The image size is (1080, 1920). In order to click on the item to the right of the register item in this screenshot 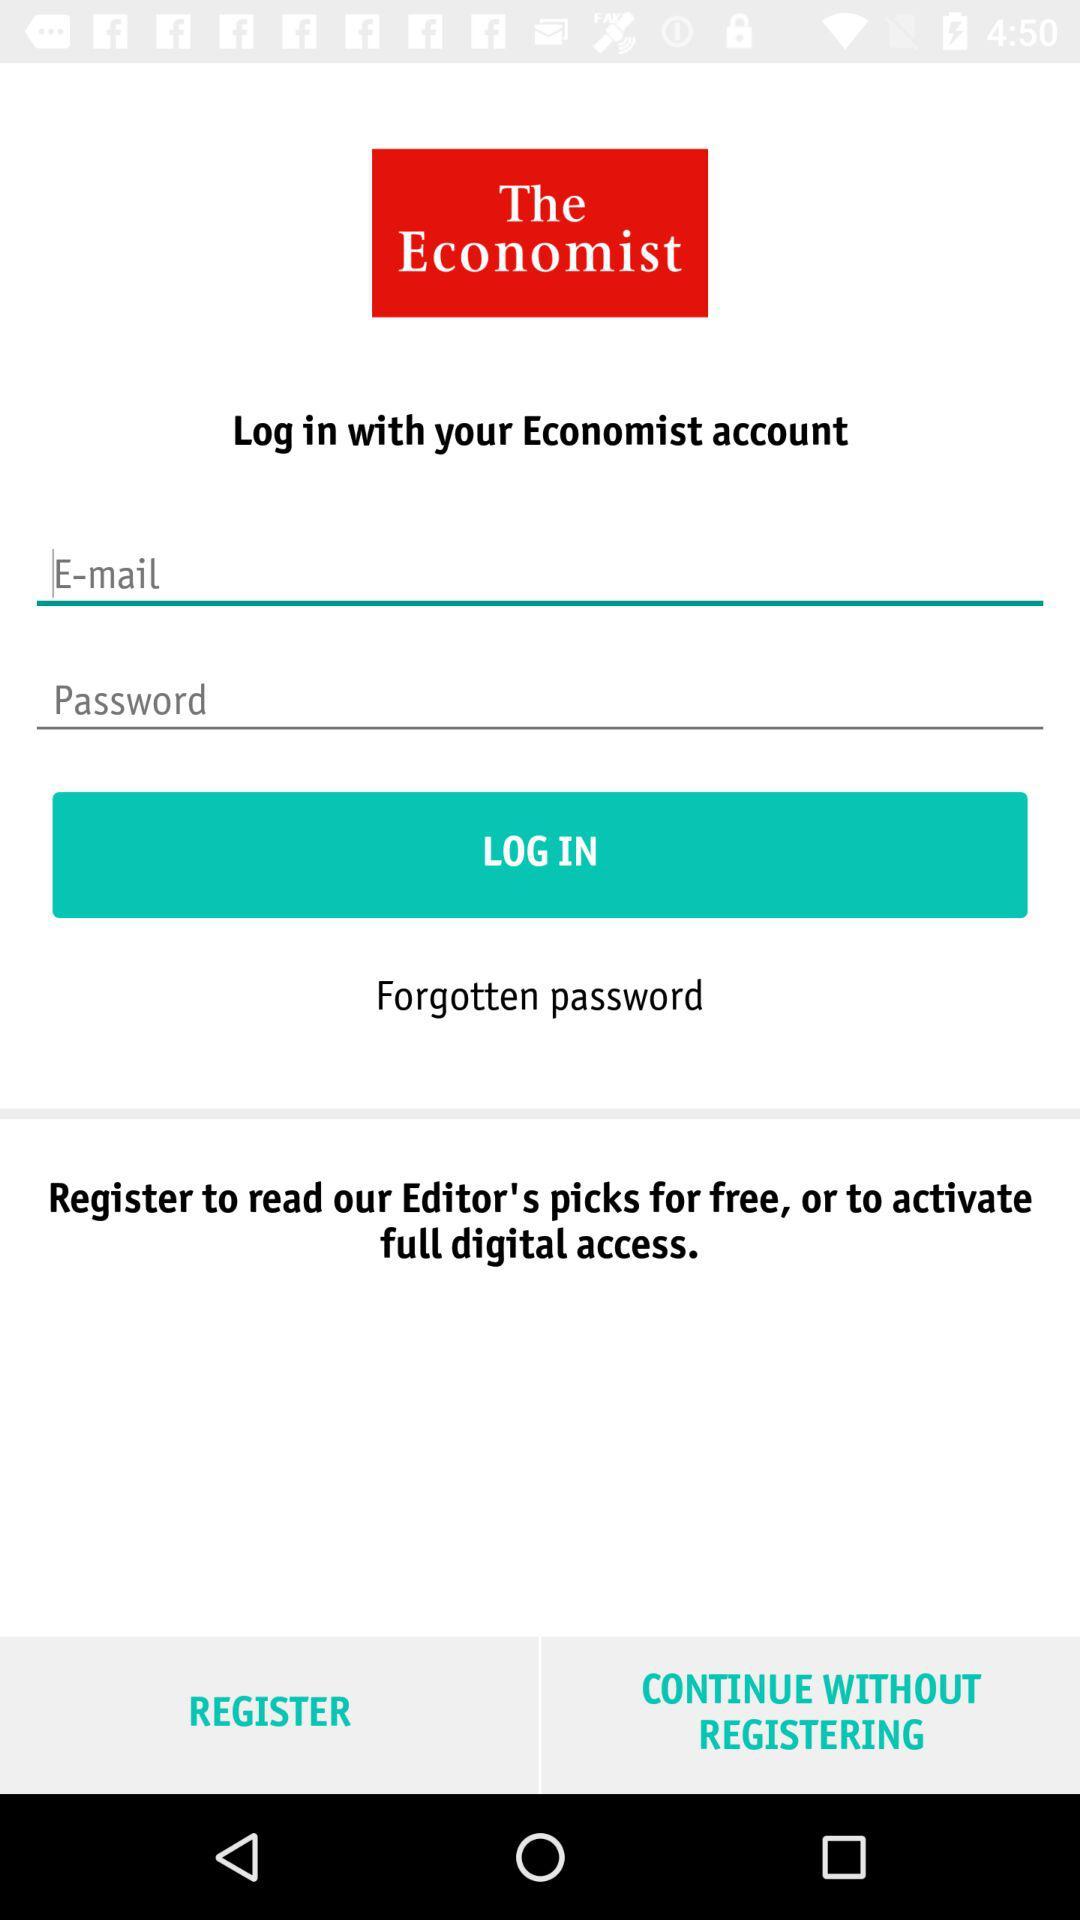, I will do `click(810, 1714)`.